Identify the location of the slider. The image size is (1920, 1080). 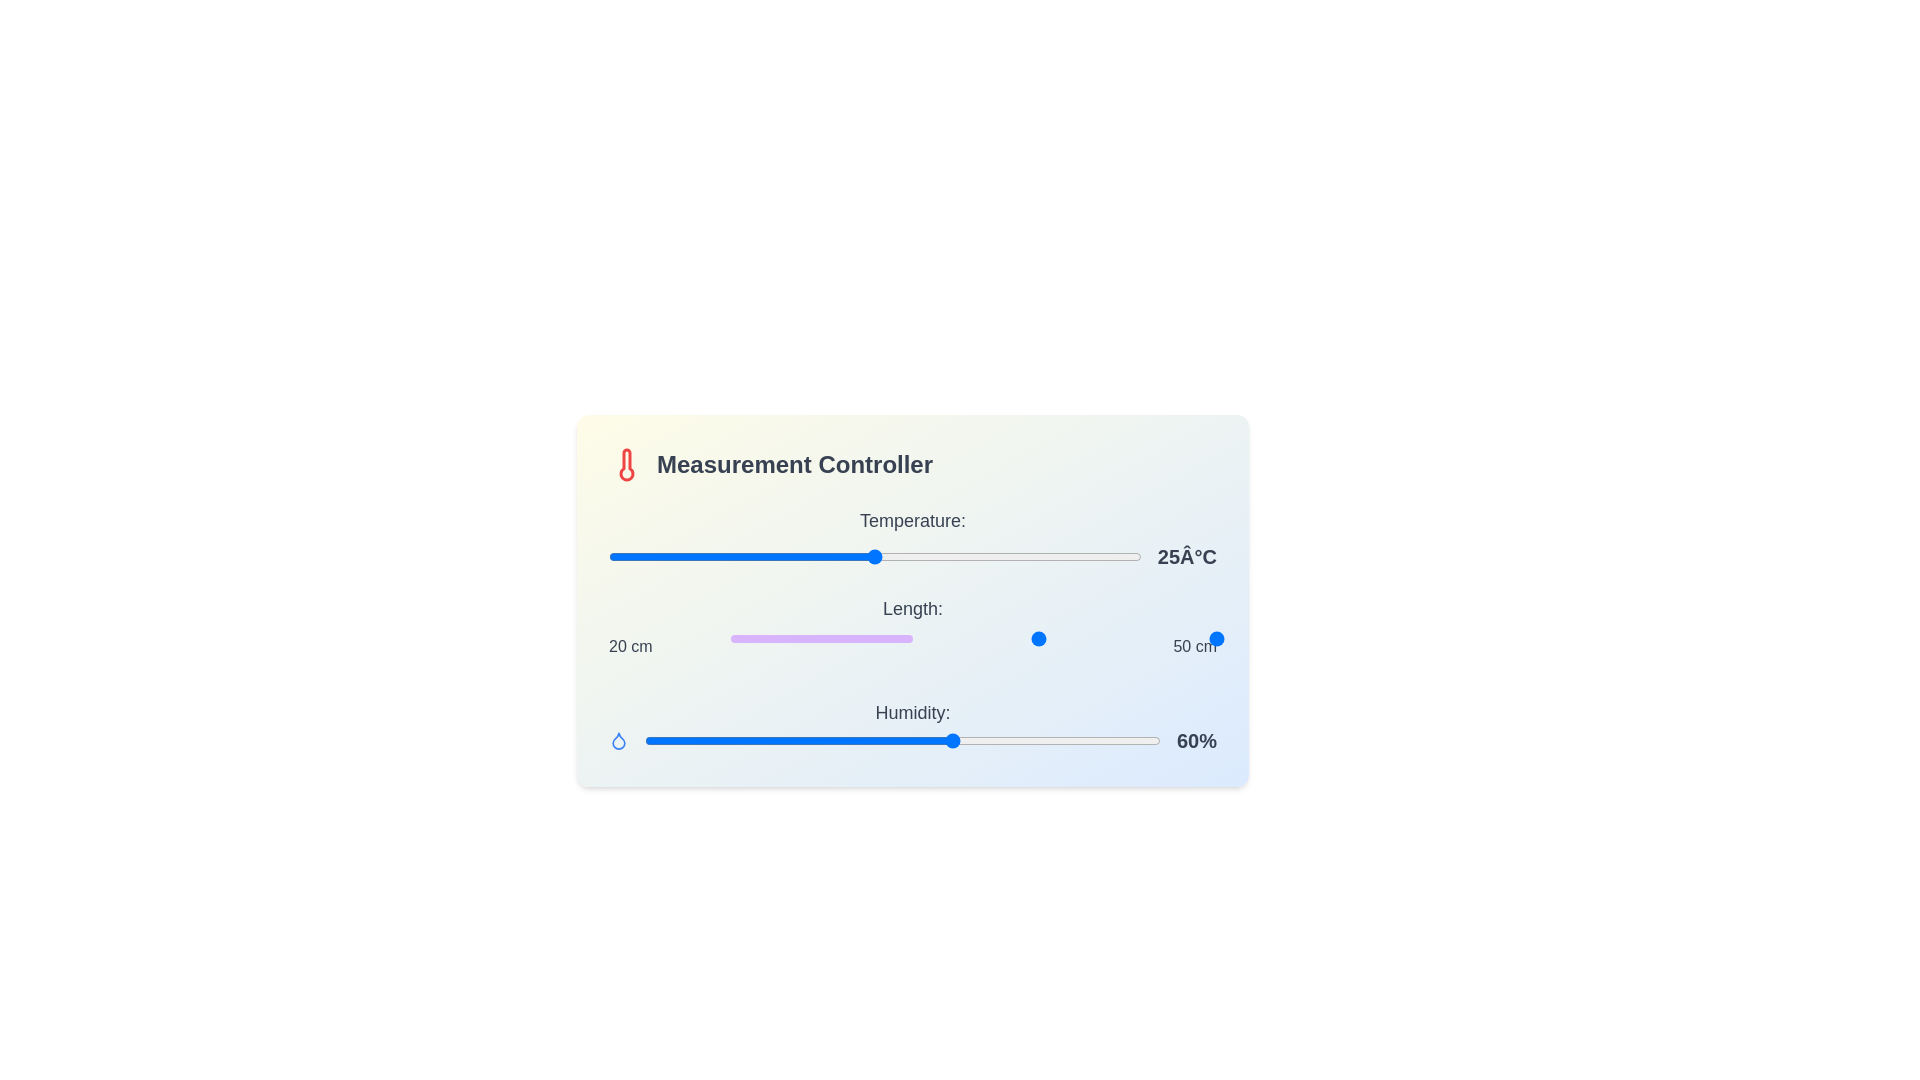
(1120, 556).